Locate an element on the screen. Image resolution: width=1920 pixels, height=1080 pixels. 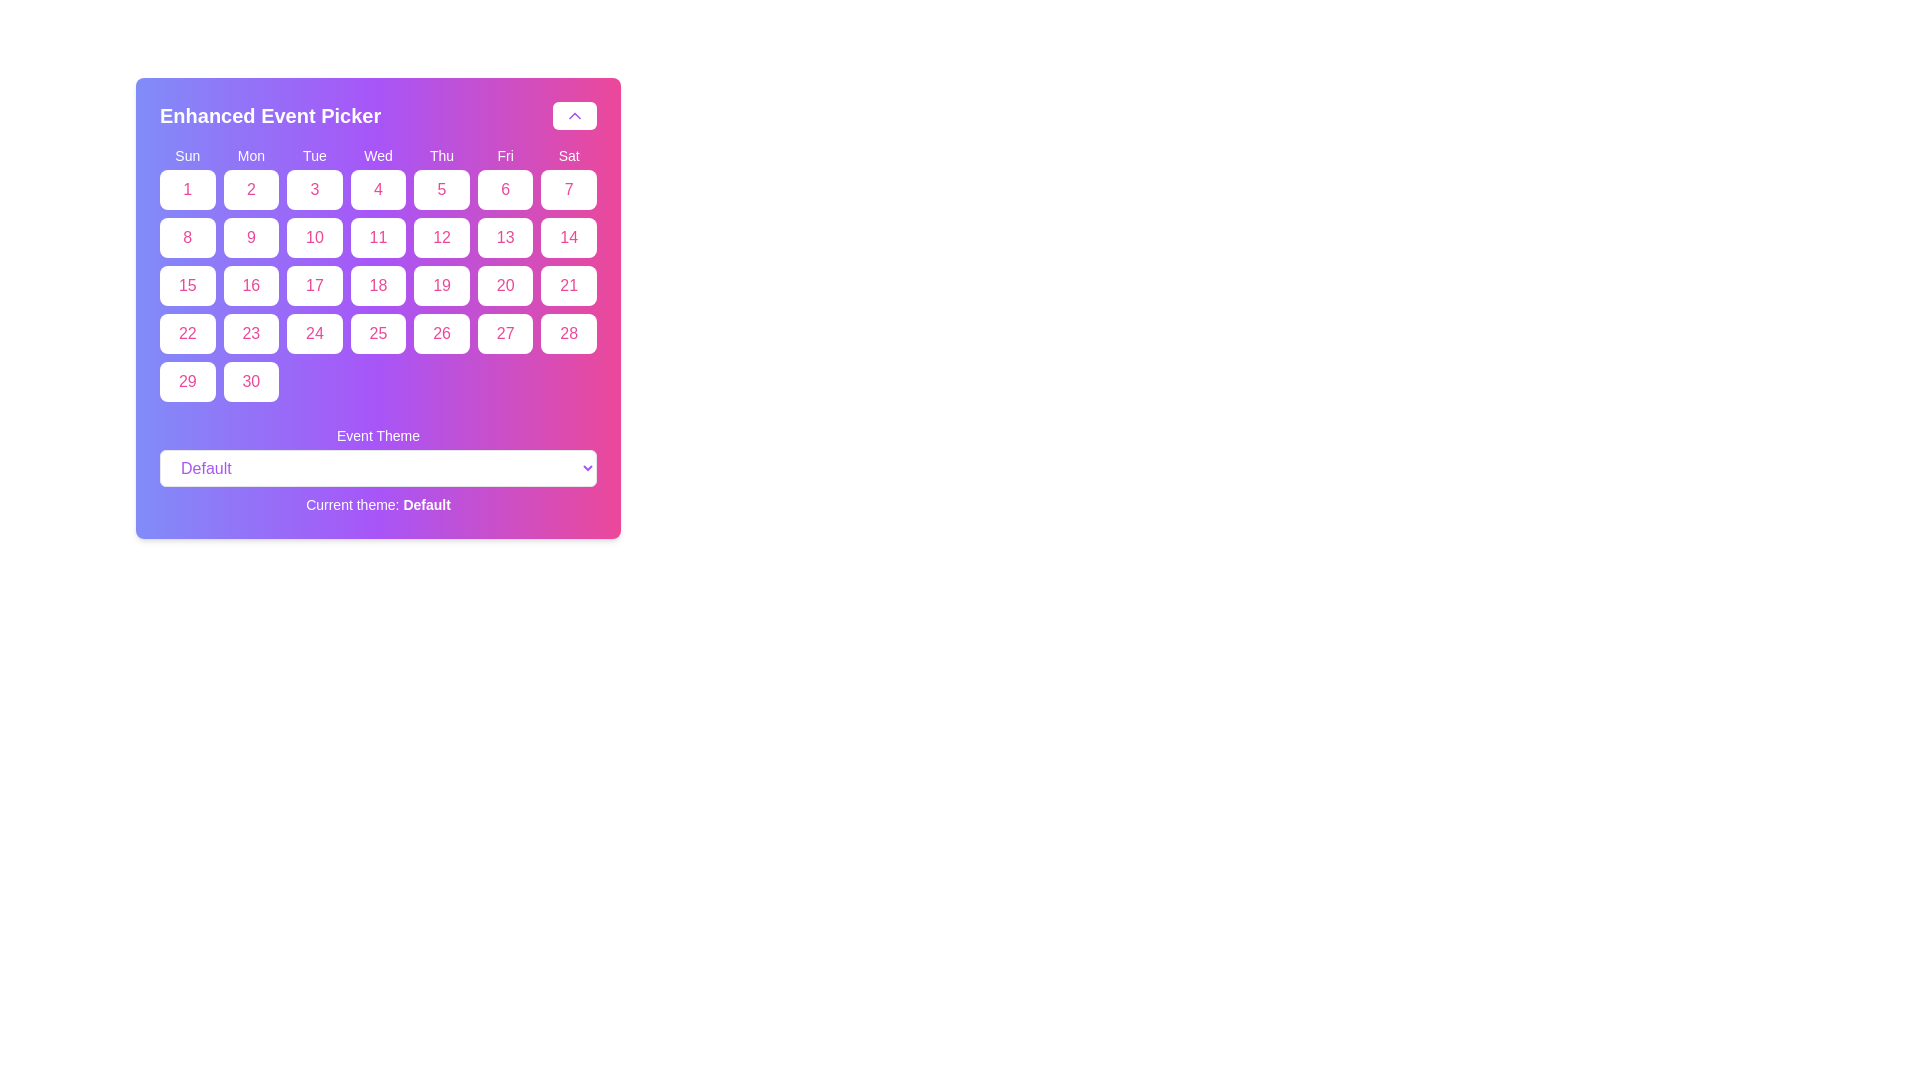
the square-shaped button displaying the number '22' in pink text is located at coordinates (187, 333).